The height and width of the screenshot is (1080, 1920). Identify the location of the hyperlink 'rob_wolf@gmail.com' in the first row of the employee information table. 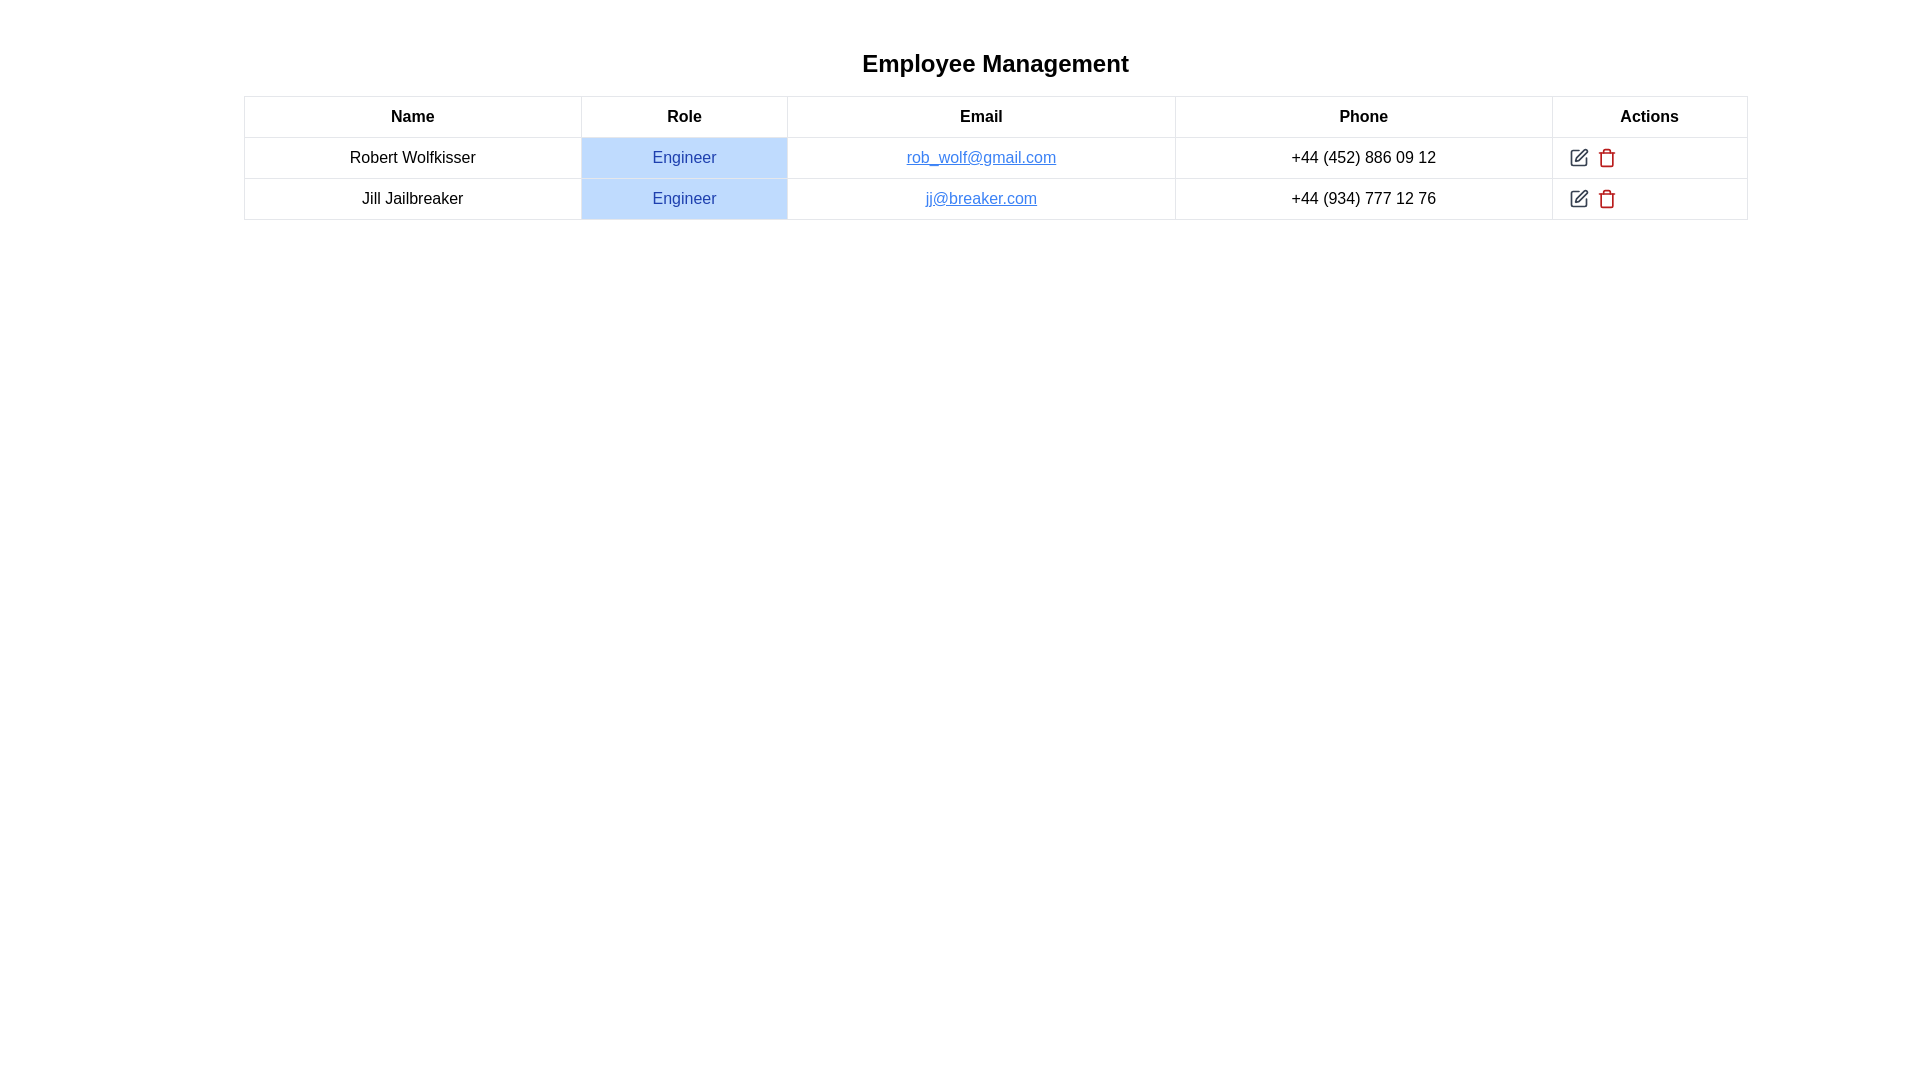
(995, 157).